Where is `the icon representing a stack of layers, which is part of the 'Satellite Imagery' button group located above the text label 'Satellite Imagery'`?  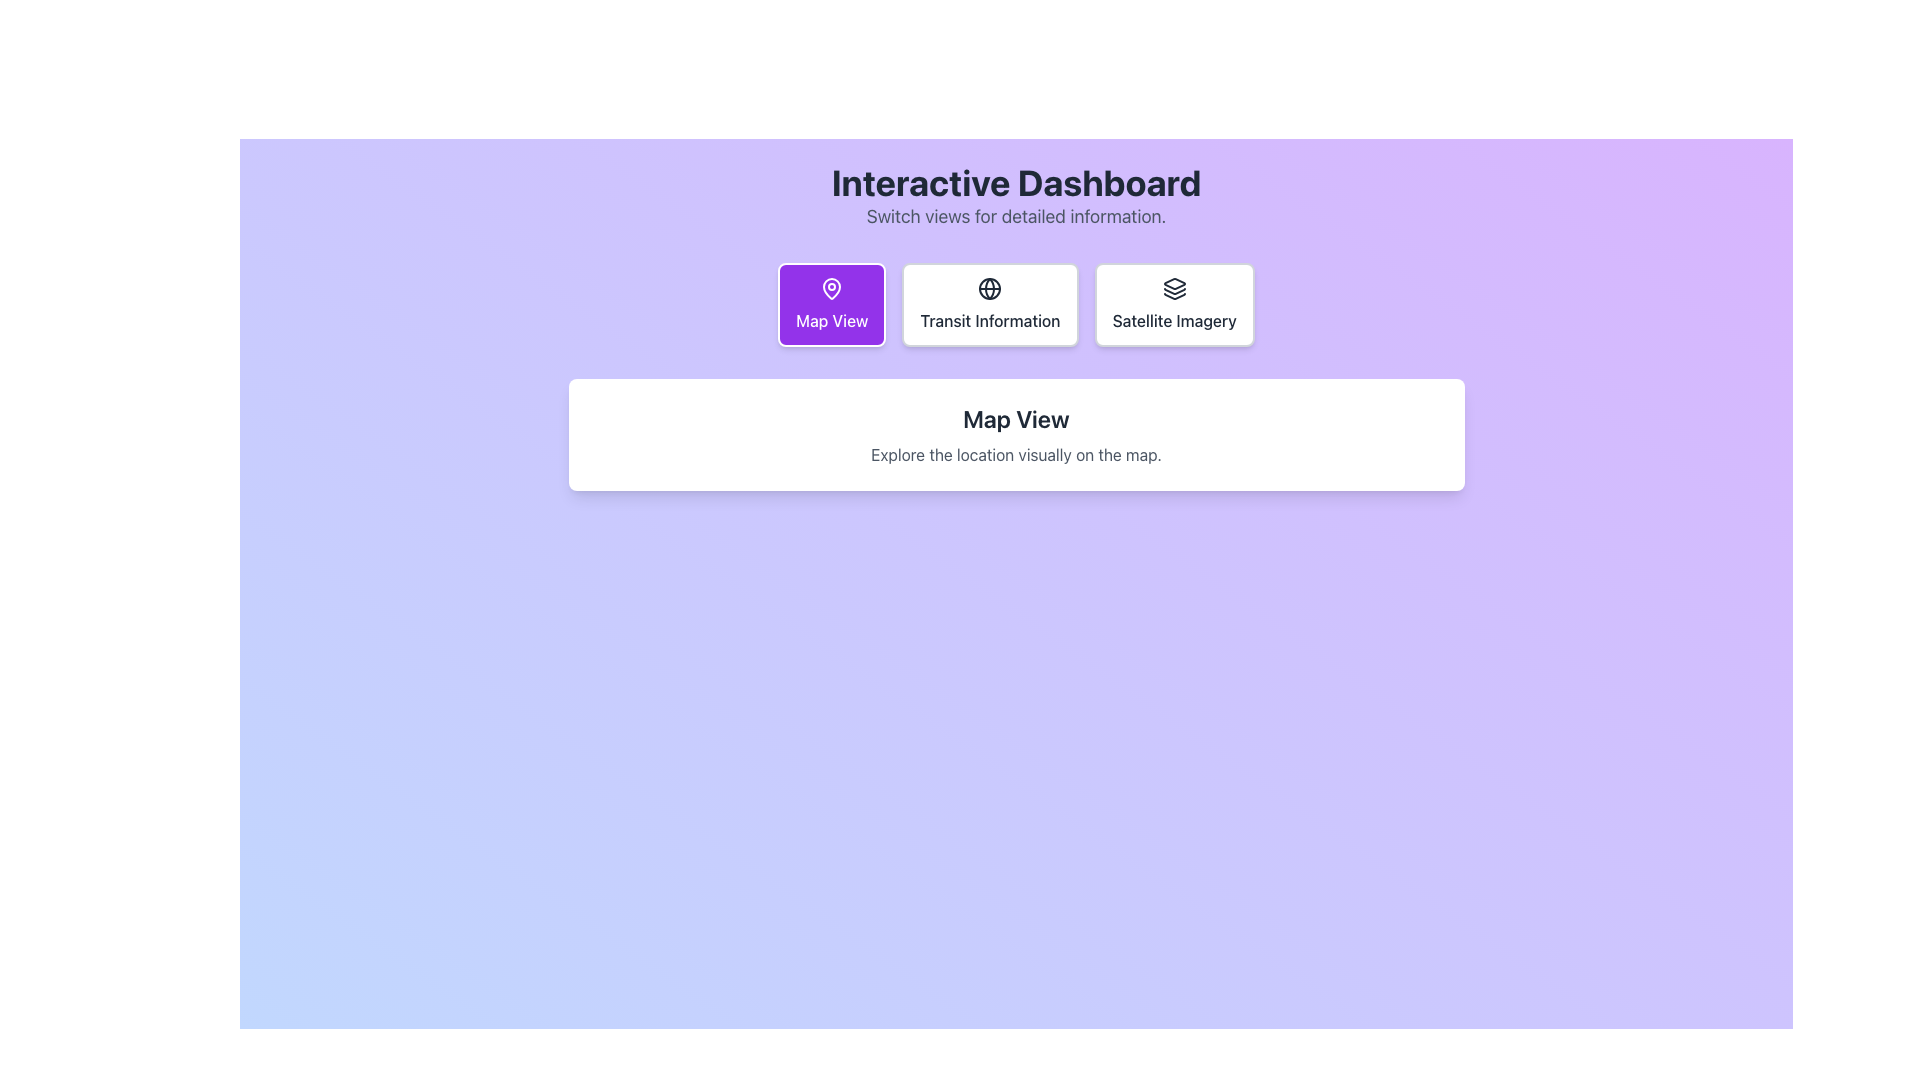 the icon representing a stack of layers, which is part of the 'Satellite Imagery' button group located above the text label 'Satellite Imagery' is located at coordinates (1174, 289).